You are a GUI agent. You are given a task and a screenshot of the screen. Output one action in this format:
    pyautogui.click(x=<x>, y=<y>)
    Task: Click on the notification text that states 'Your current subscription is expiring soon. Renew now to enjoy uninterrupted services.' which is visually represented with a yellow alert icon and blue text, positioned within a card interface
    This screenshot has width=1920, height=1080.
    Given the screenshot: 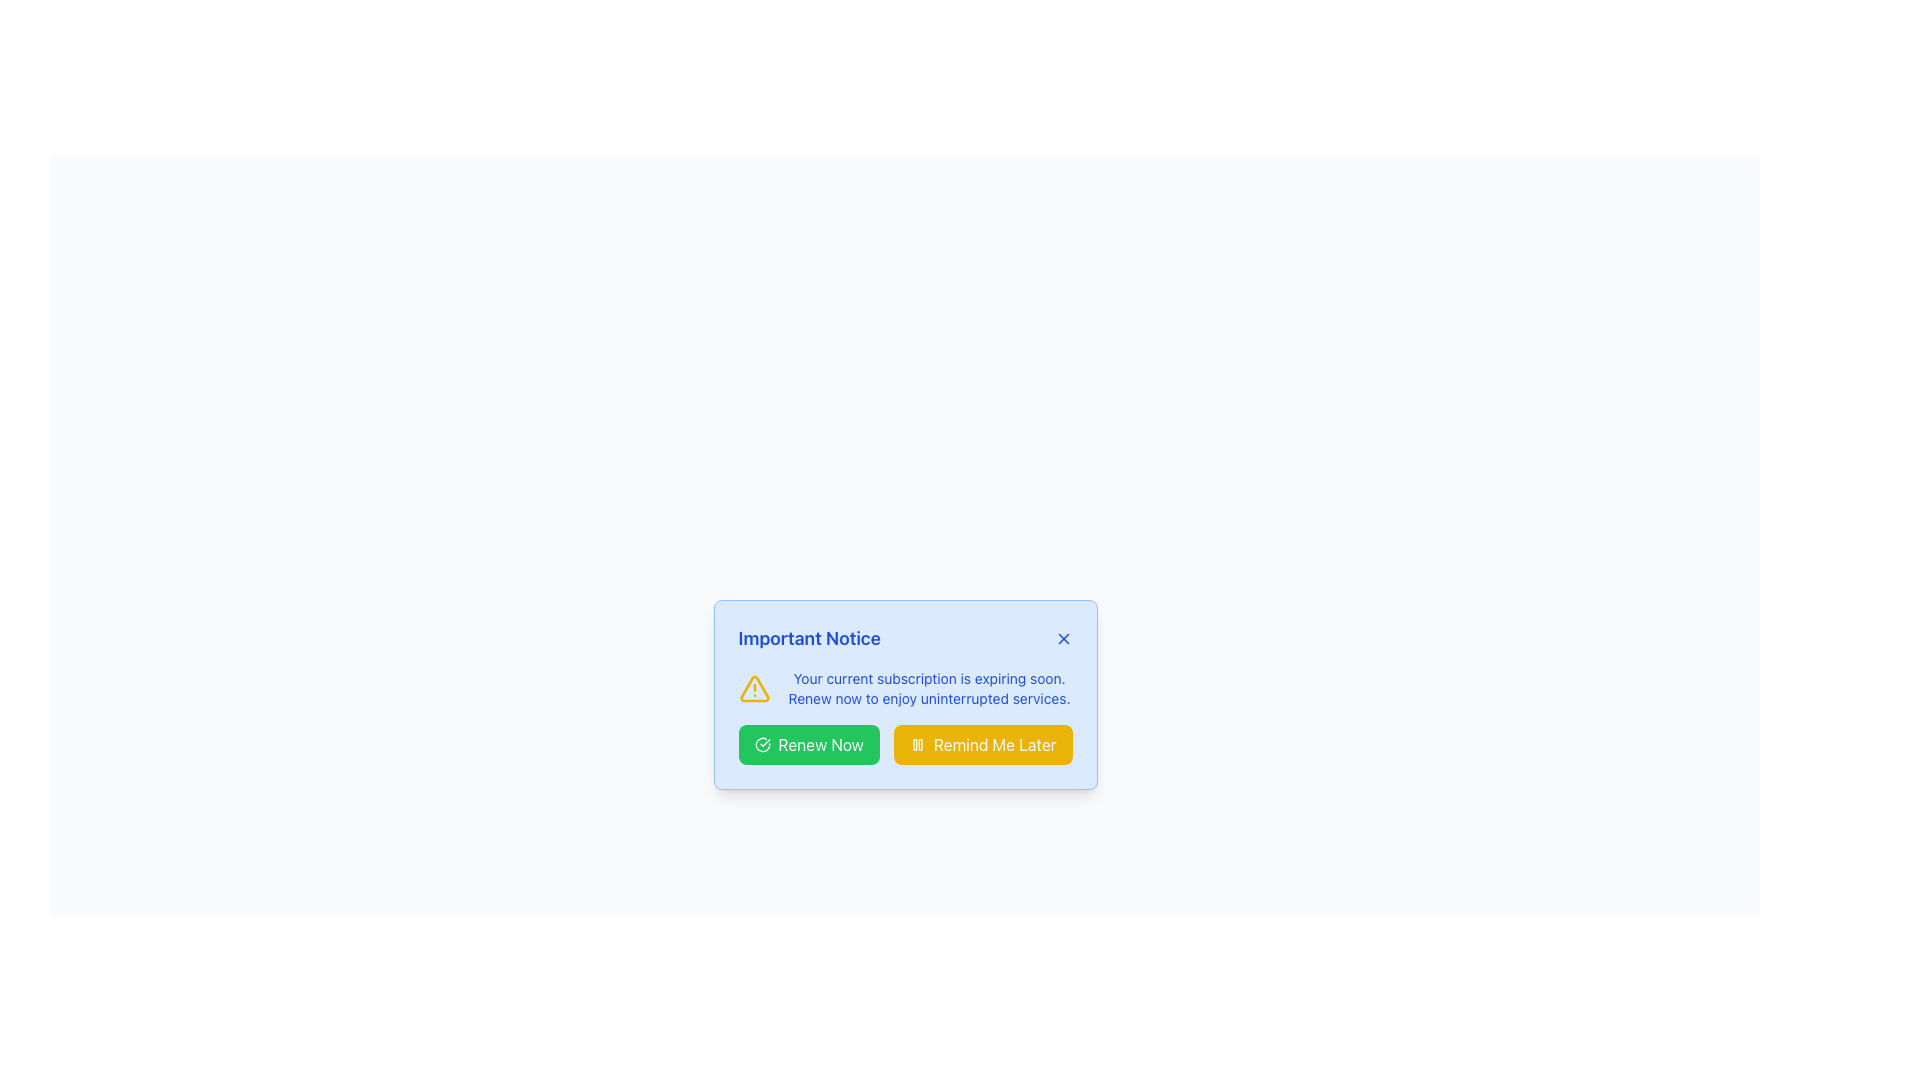 What is the action you would take?
    pyautogui.click(x=904, y=688)
    